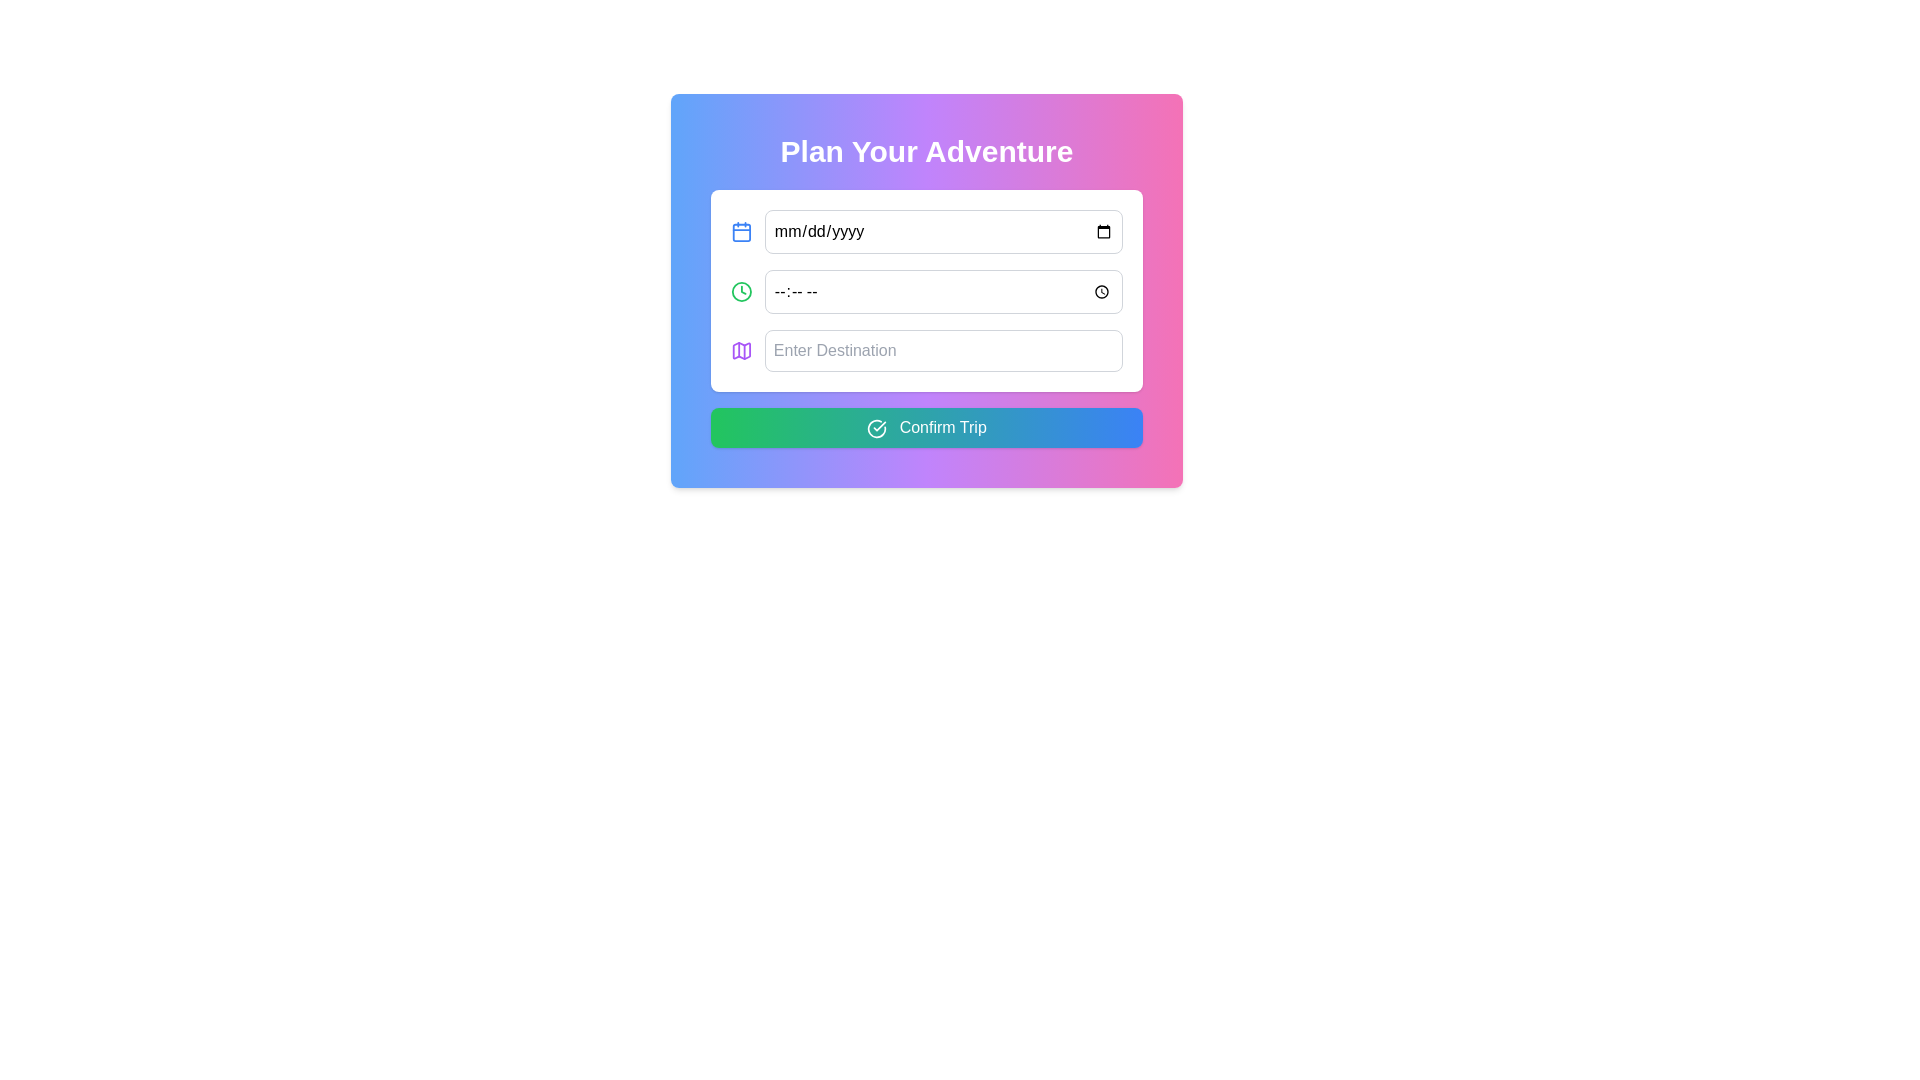 The width and height of the screenshot is (1920, 1080). What do you see at coordinates (877, 427) in the screenshot?
I see `the circular icon with a check mark inside, which is located to the left of the 'Confirm Trip' button's text label` at bounding box center [877, 427].